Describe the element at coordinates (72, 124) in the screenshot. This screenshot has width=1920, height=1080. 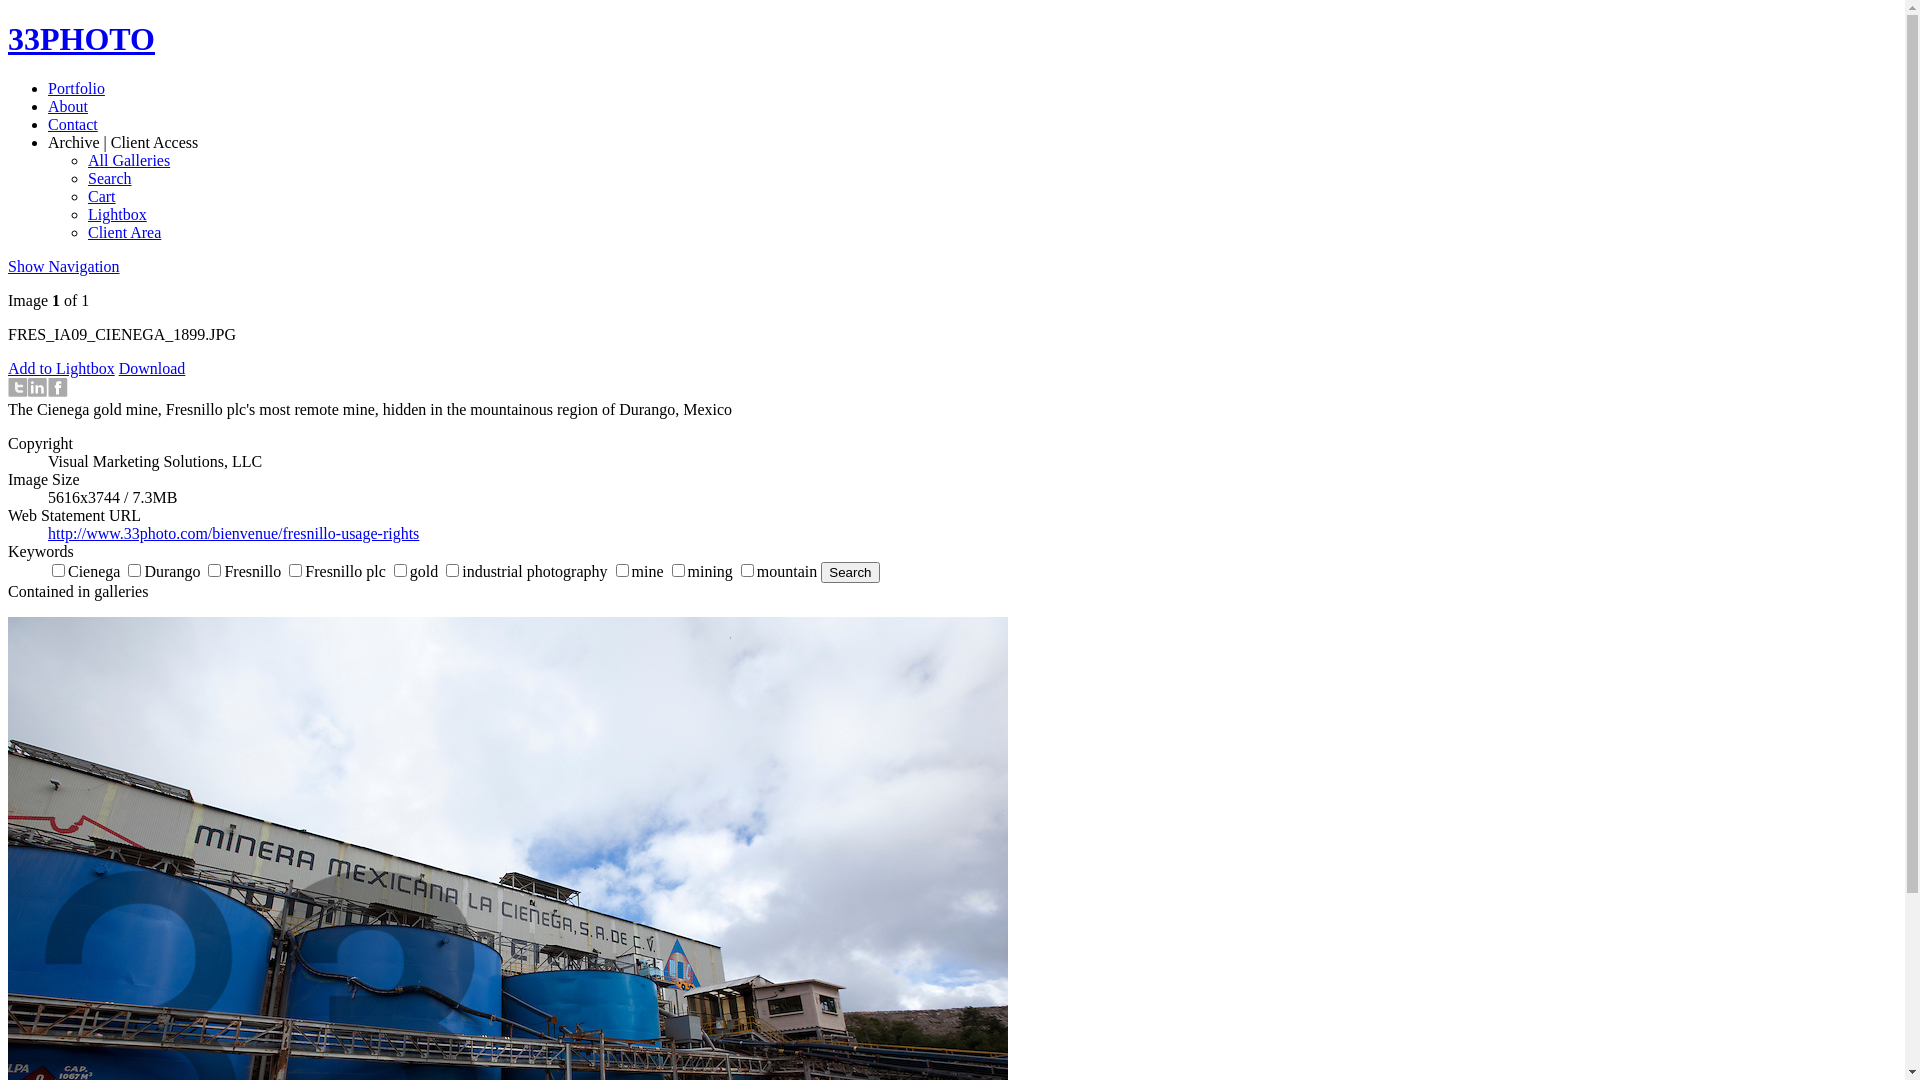
I see `'Contact'` at that location.